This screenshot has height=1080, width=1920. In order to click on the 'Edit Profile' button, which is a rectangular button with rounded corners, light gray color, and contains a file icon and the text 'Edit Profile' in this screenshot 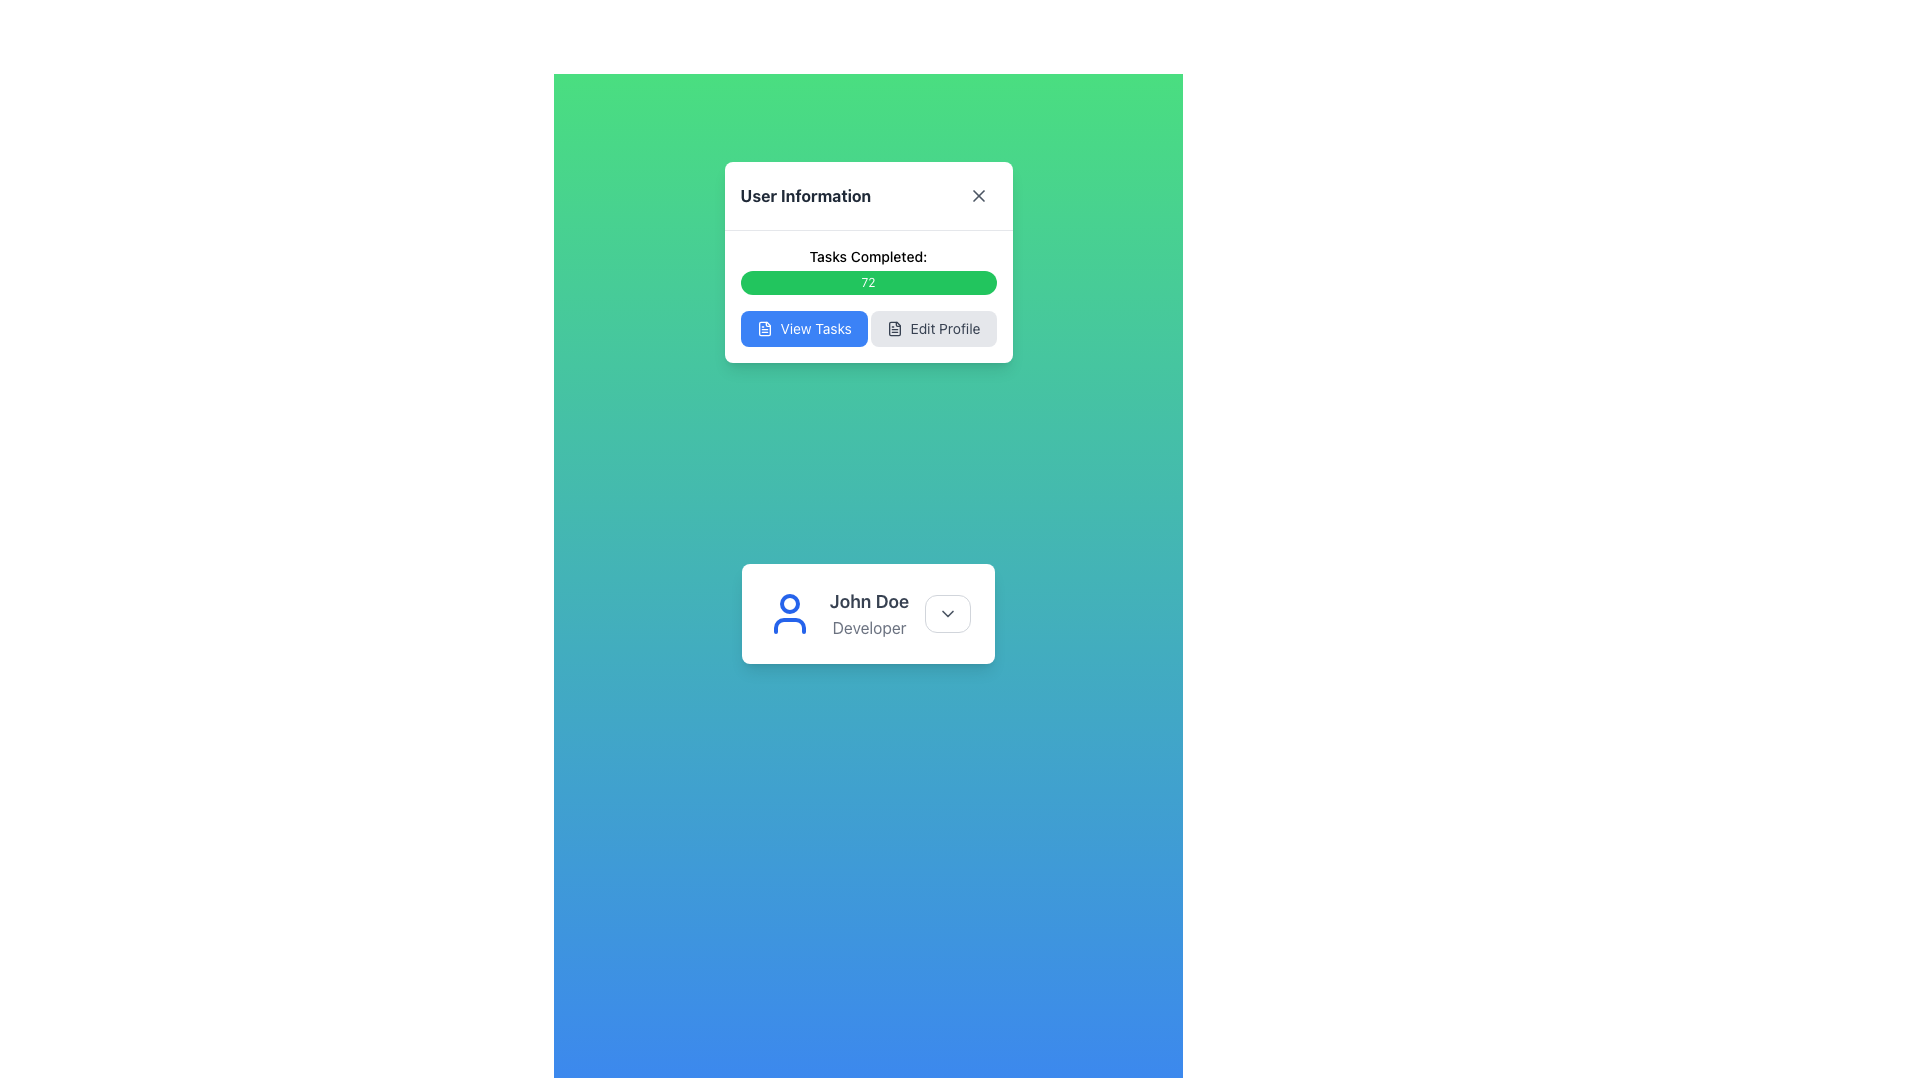, I will do `click(932, 327)`.